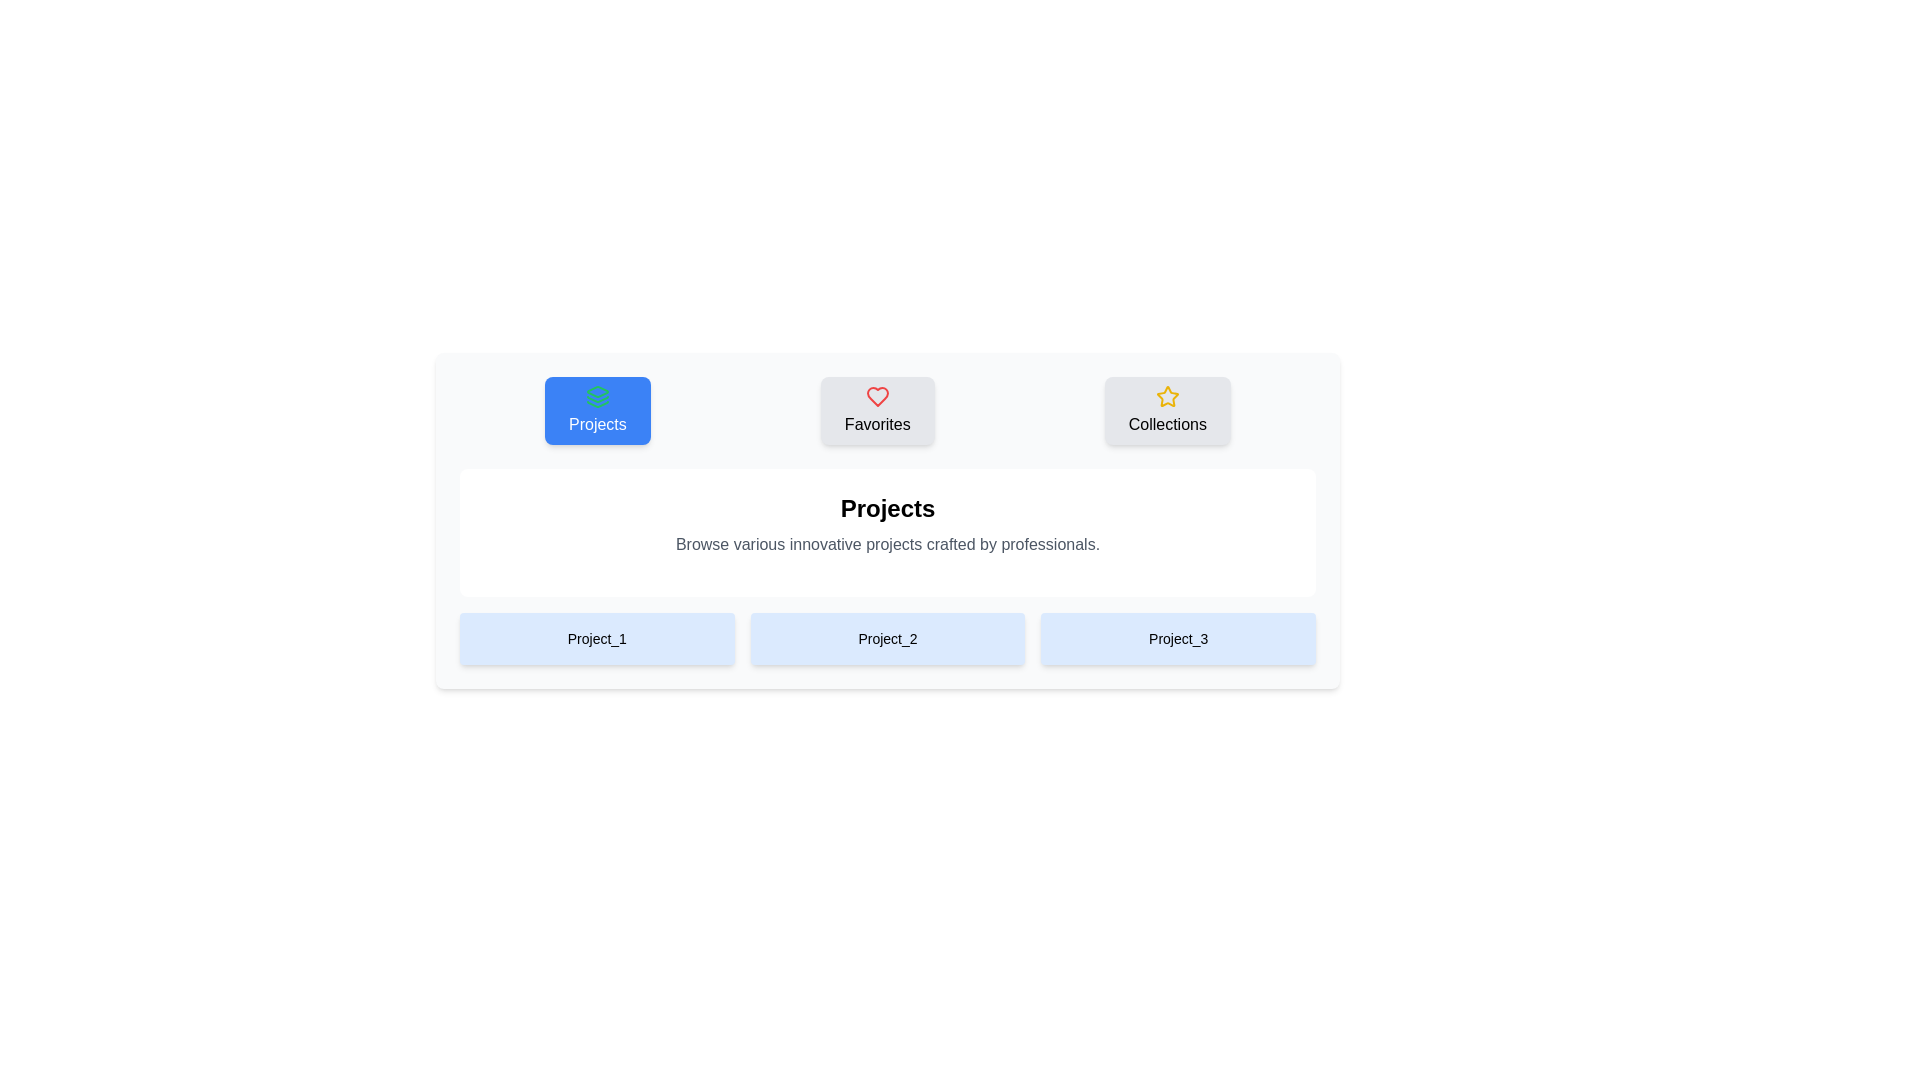 The width and height of the screenshot is (1920, 1080). I want to click on the Project_3 Image to observe the visual effect, so click(1178, 639).